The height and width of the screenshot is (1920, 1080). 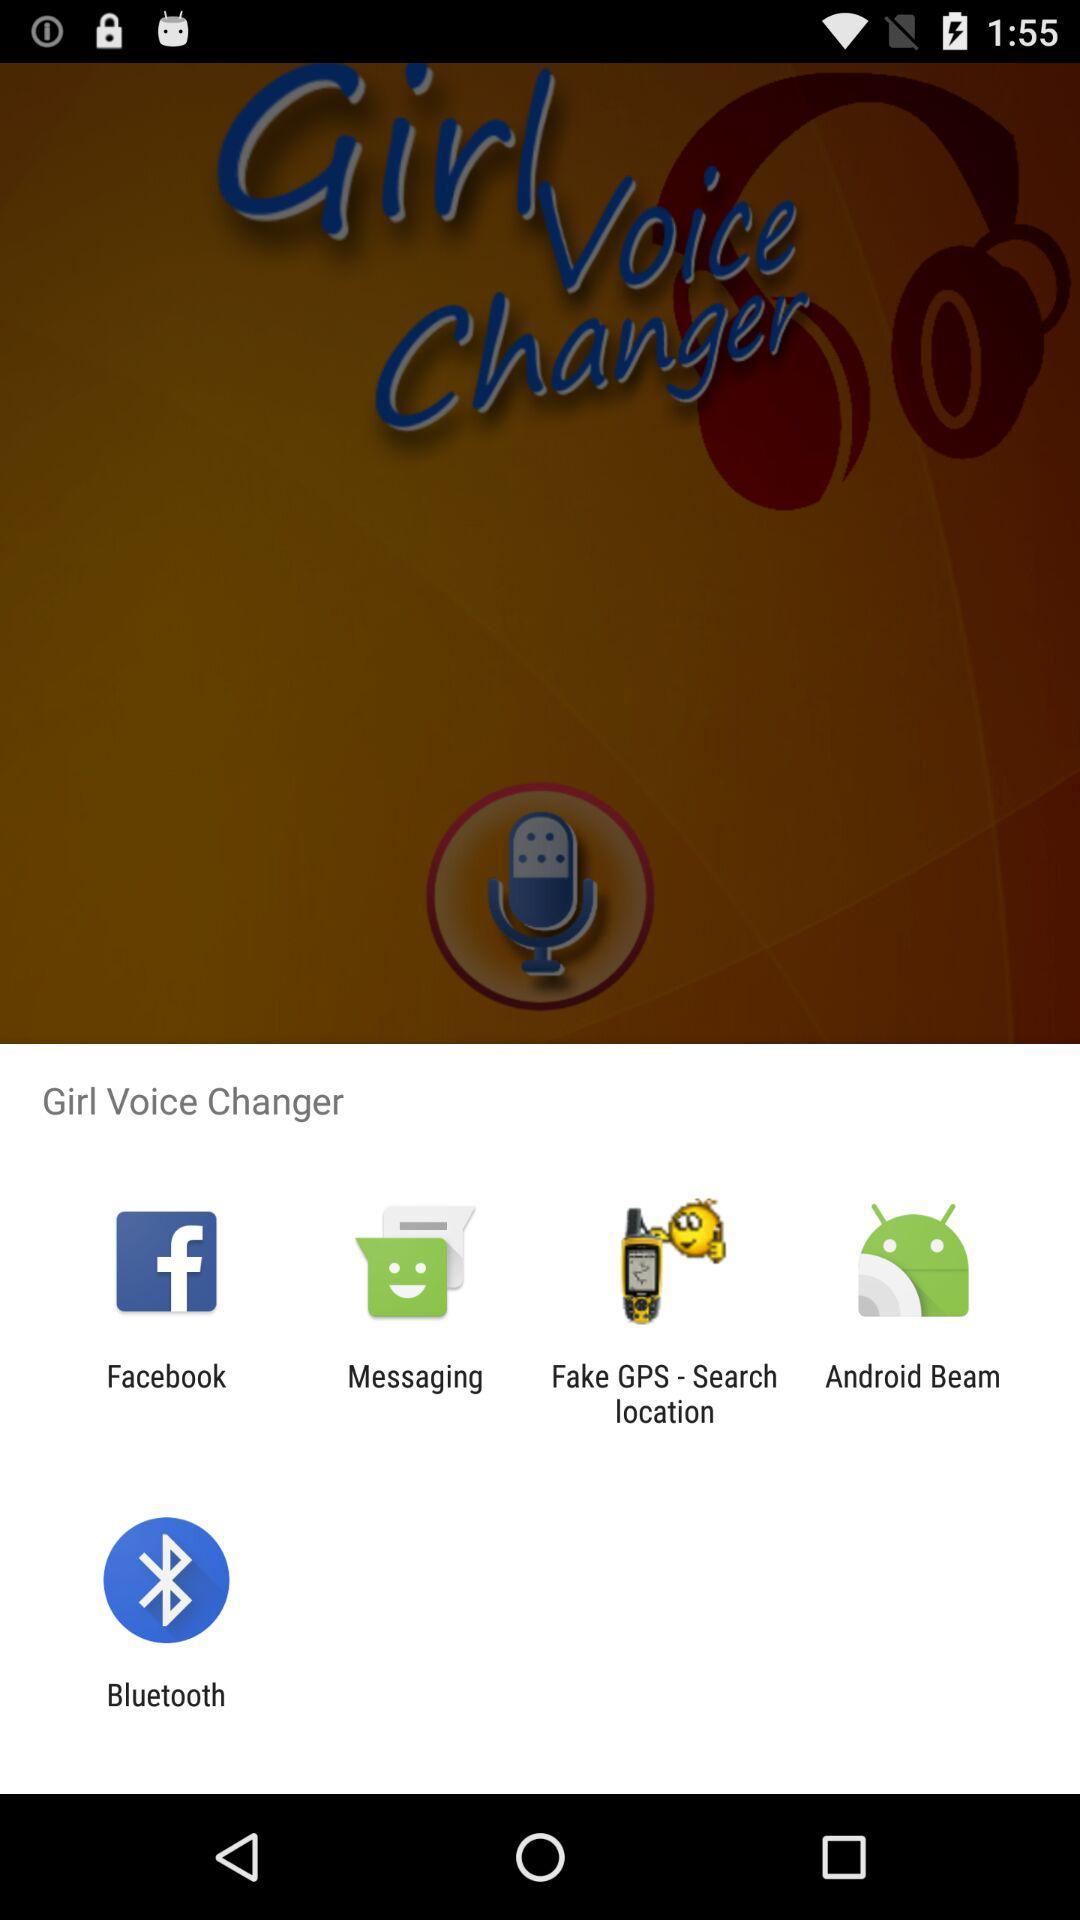 What do you see at coordinates (664, 1392) in the screenshot?
I see `item to the left of android beam app` at bounding box center [664, 1392].